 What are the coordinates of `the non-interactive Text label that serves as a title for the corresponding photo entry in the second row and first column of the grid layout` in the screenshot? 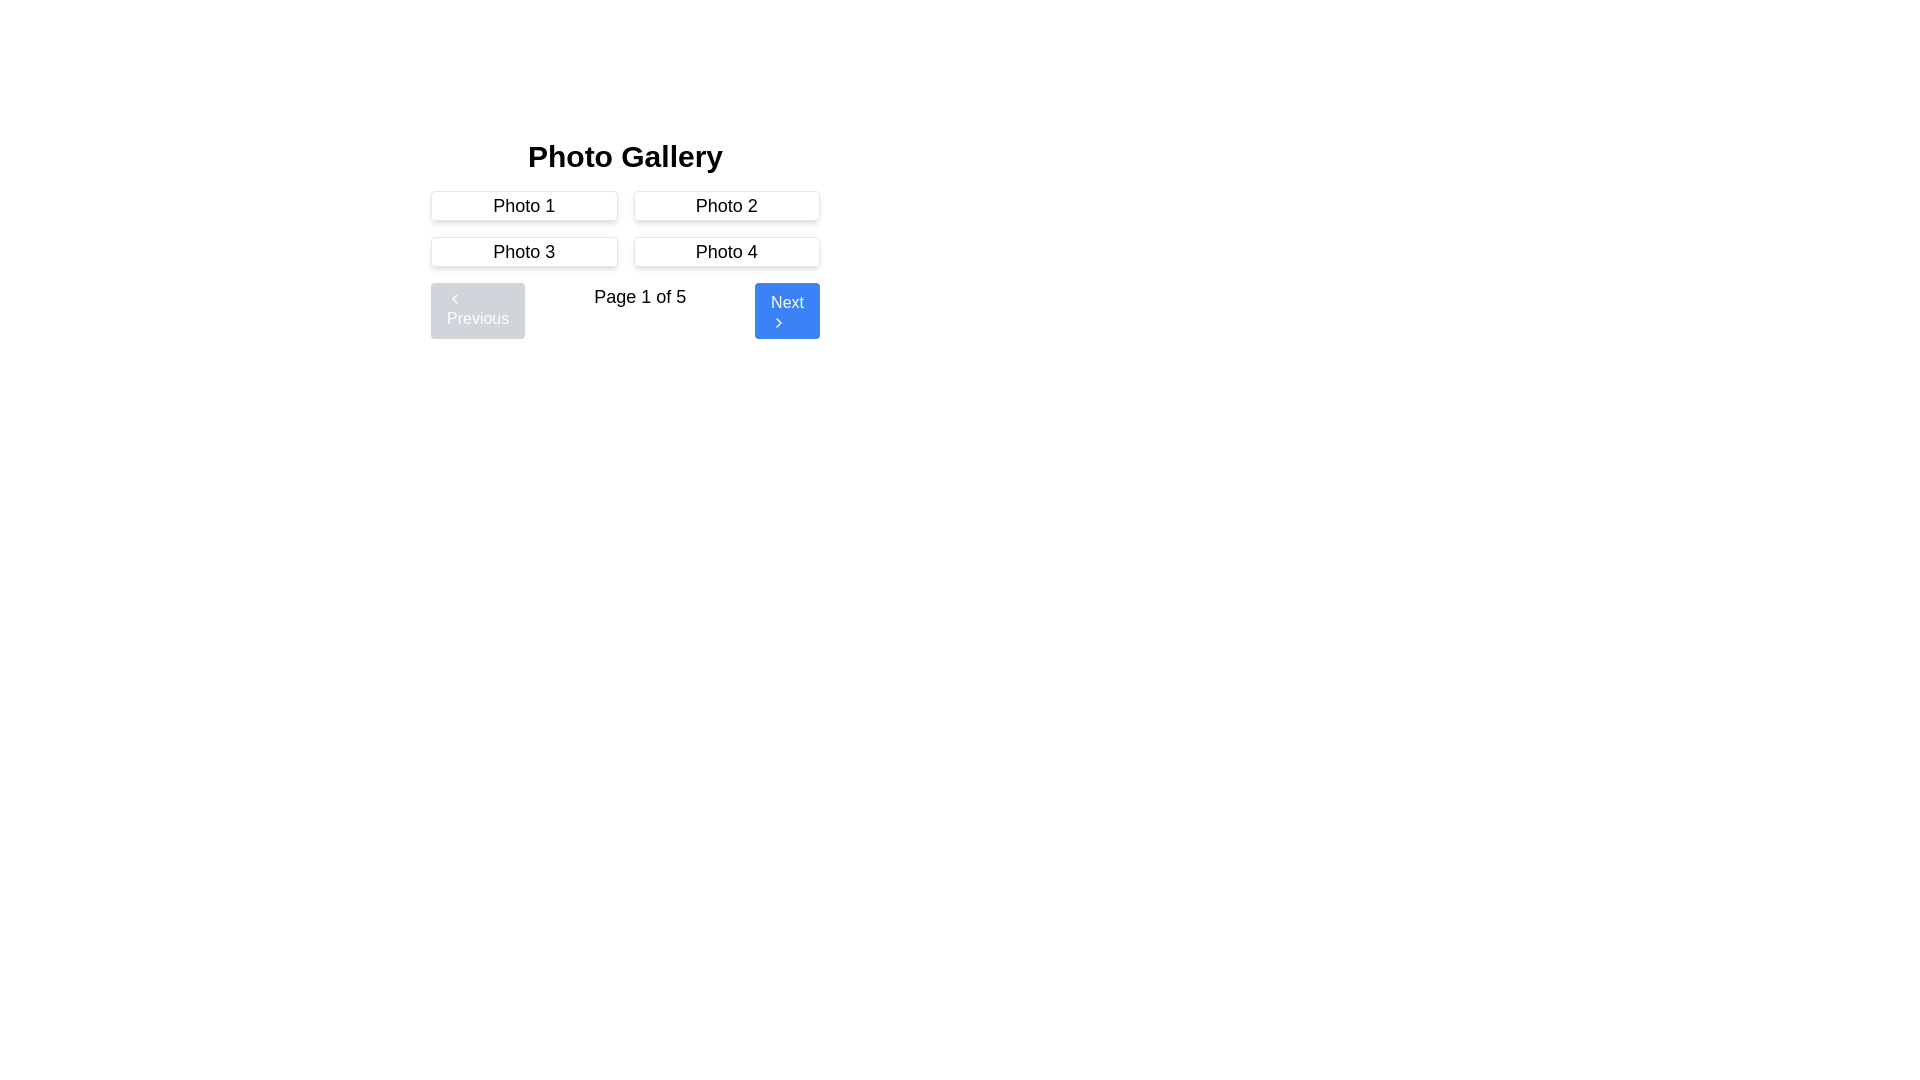 It's located at (524, 250).